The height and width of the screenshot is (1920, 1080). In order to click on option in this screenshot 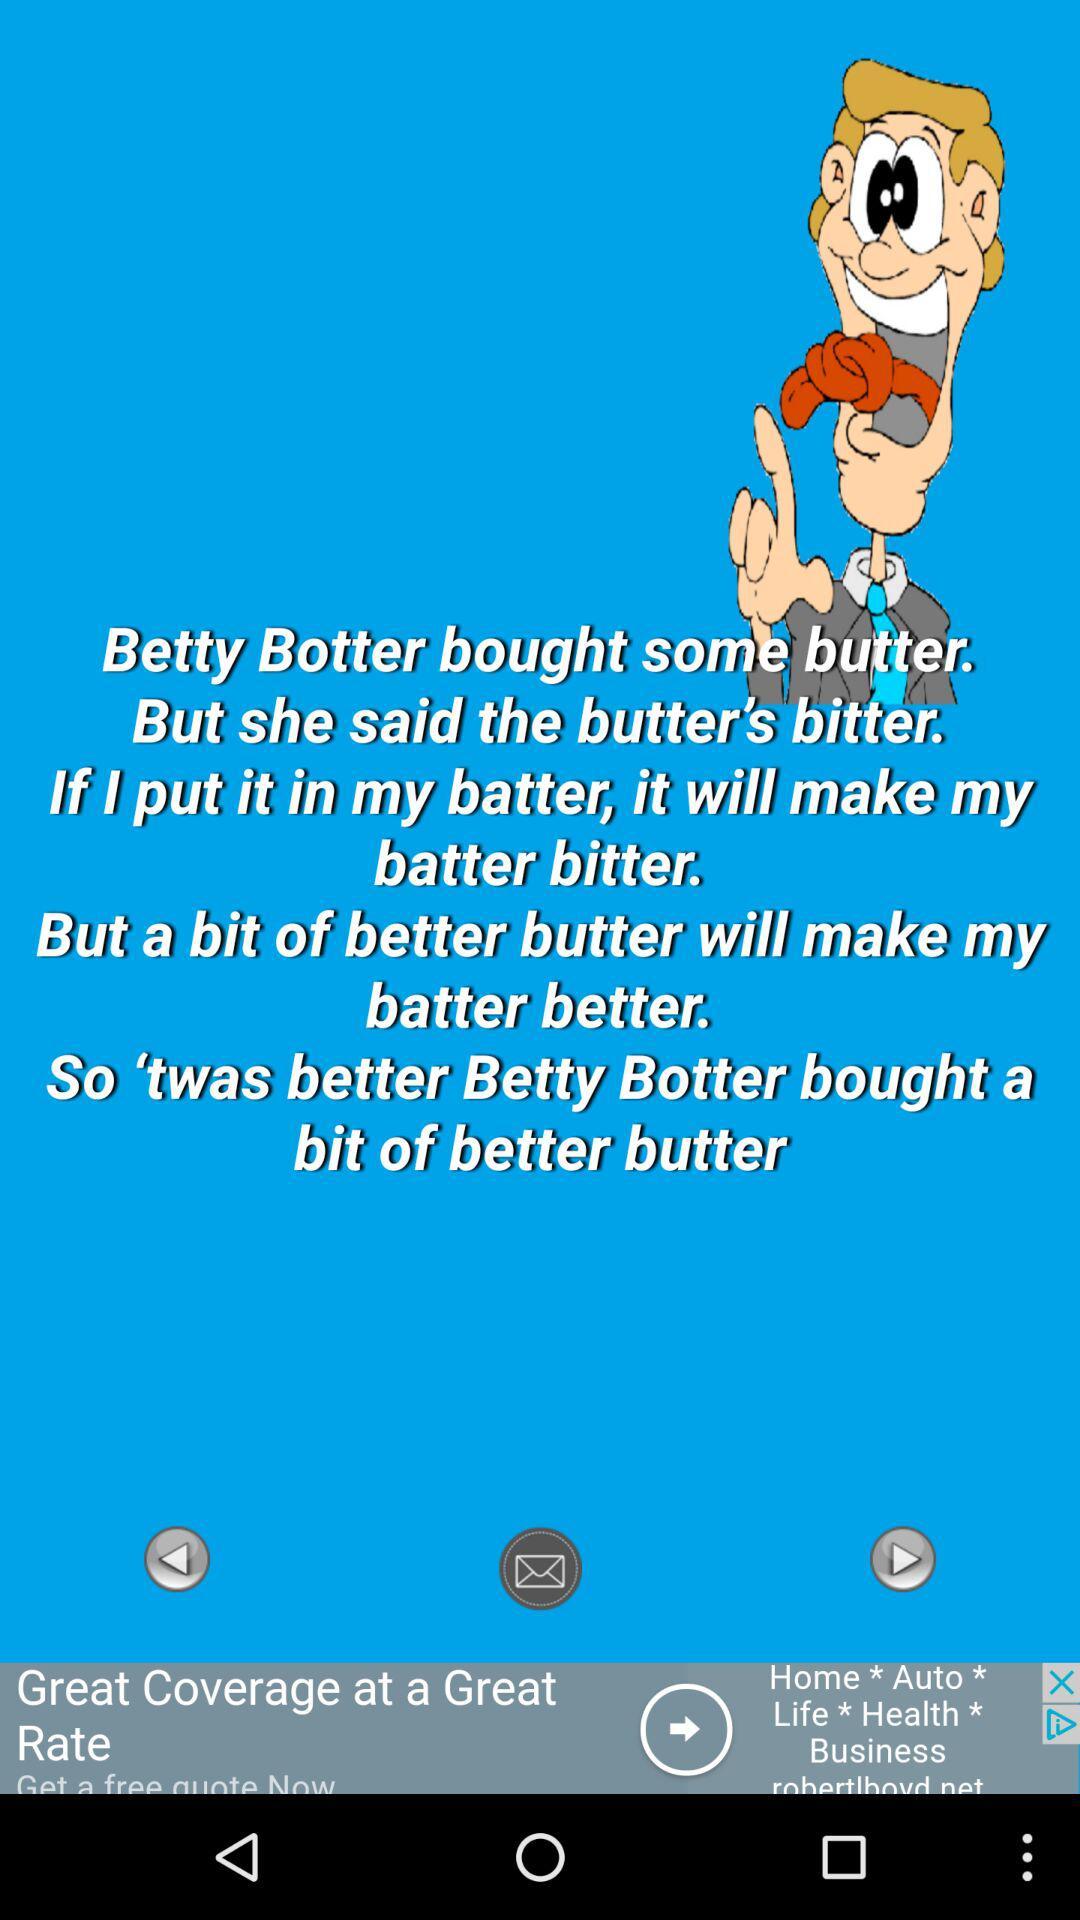, I will do `click(176, 1651)`.